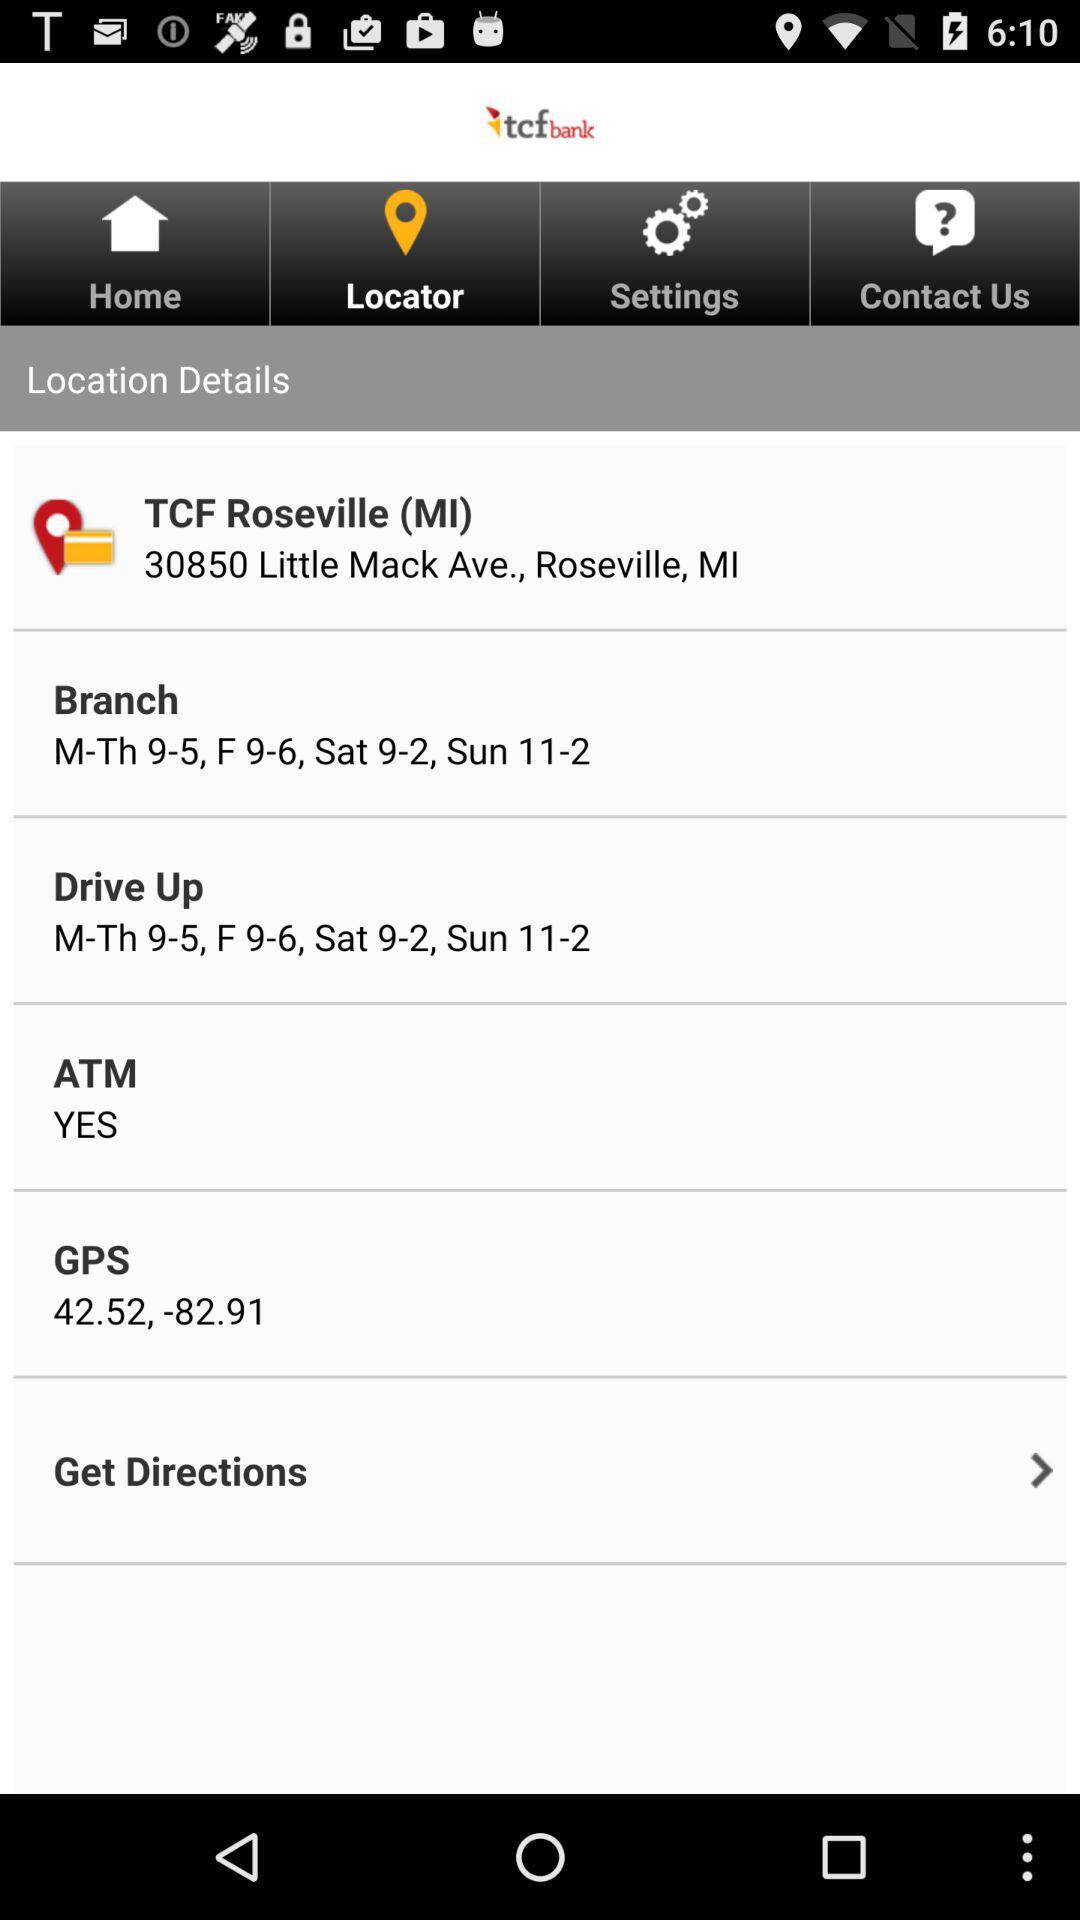  Describe the element at coordinates (71, 536) in the screenshot. I see `app below the location details icon` at that location.